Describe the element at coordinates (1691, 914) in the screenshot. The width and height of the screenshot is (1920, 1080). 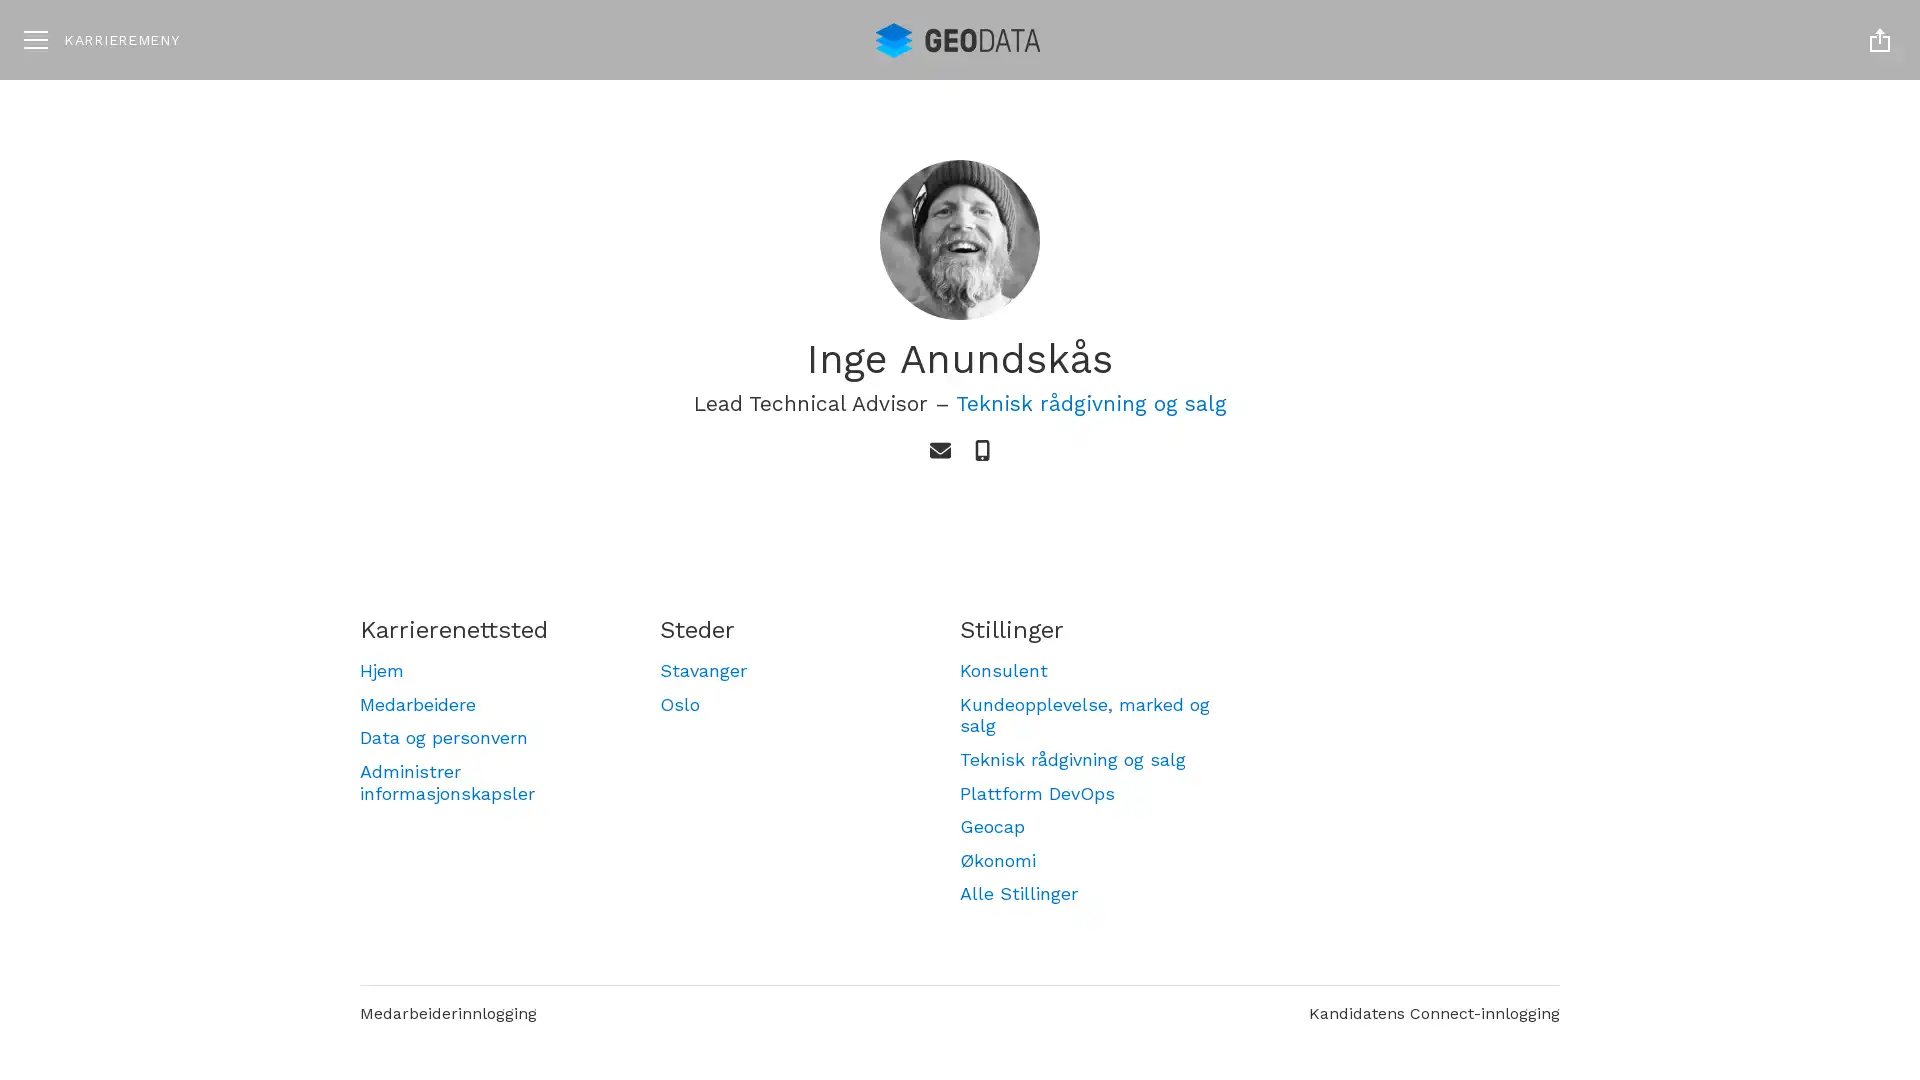
I see `Deaktivere alle` at that location.